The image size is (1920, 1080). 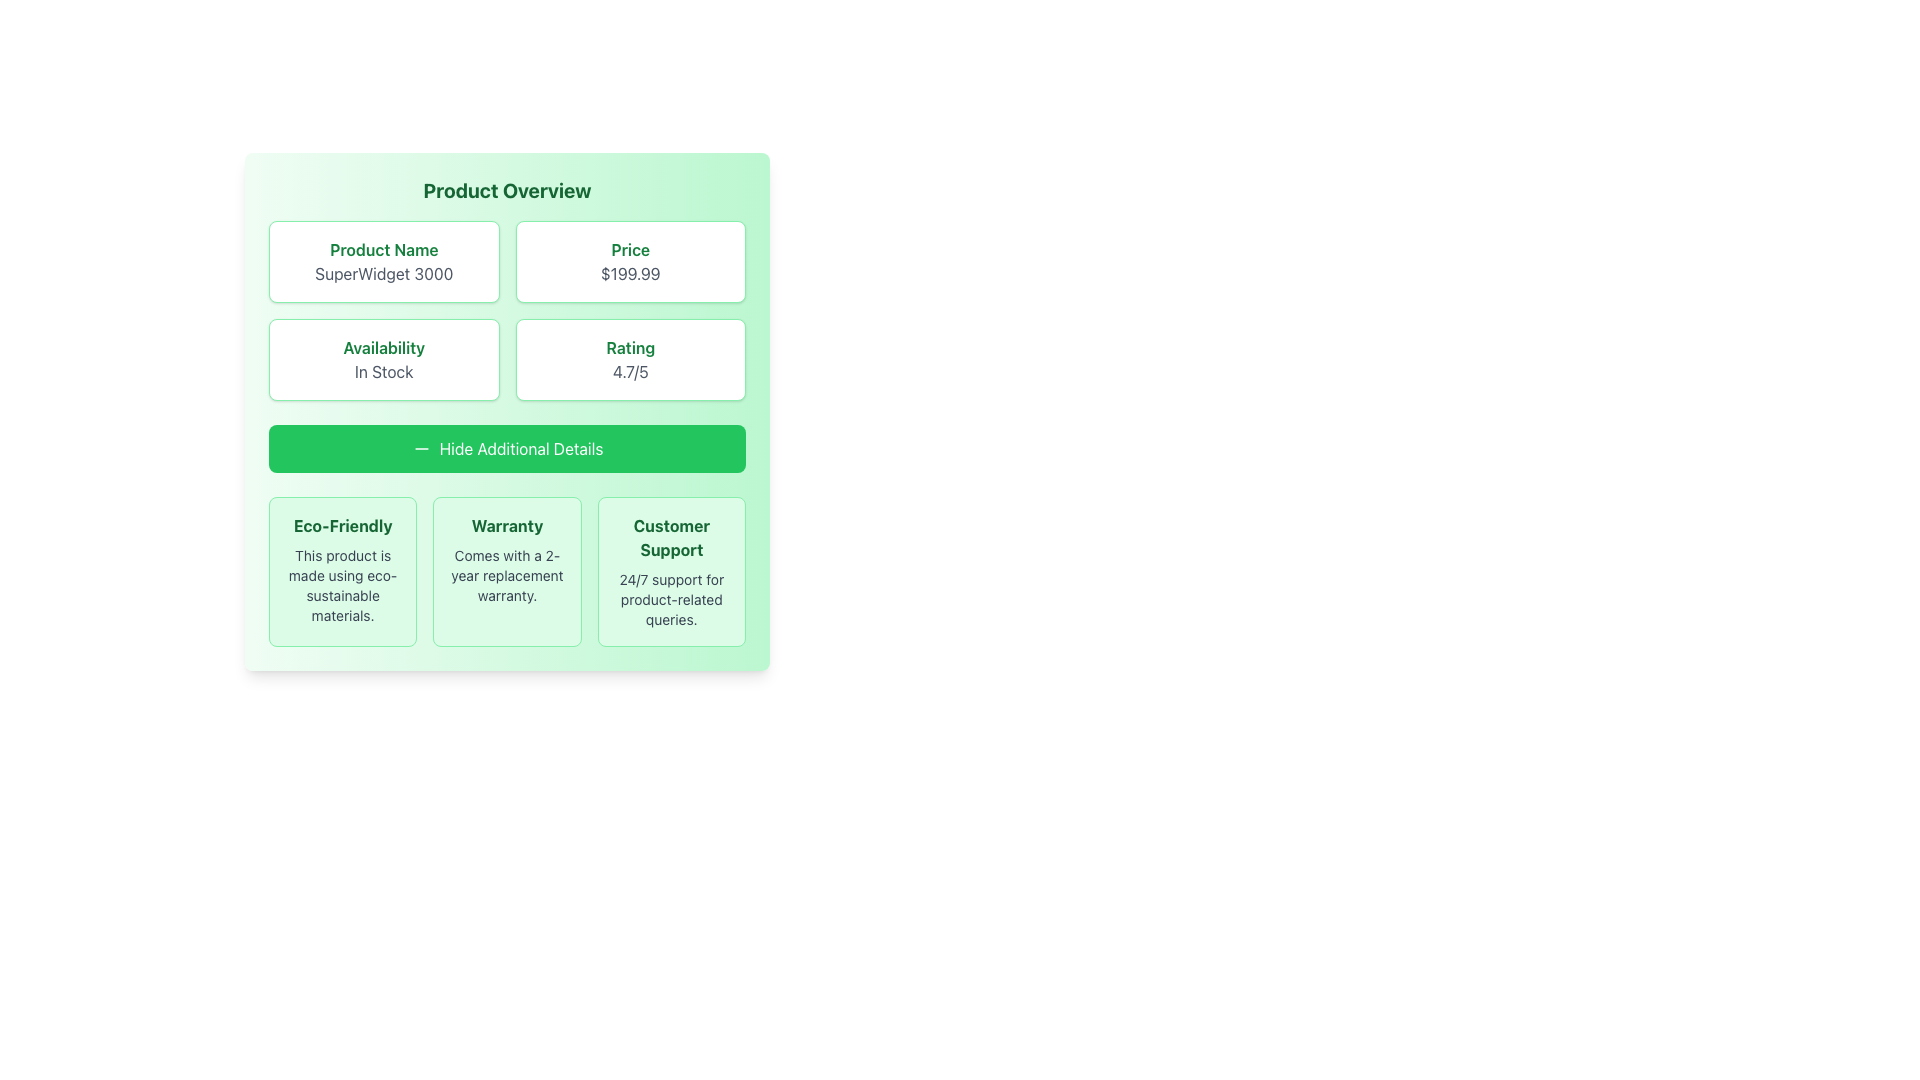 What do you see at coordinates (507, 447) in the screenshot?
I see `the button located below the product details grid in the 'Product Overview' section to hide the additional product details` at bounding box center [507, 447].